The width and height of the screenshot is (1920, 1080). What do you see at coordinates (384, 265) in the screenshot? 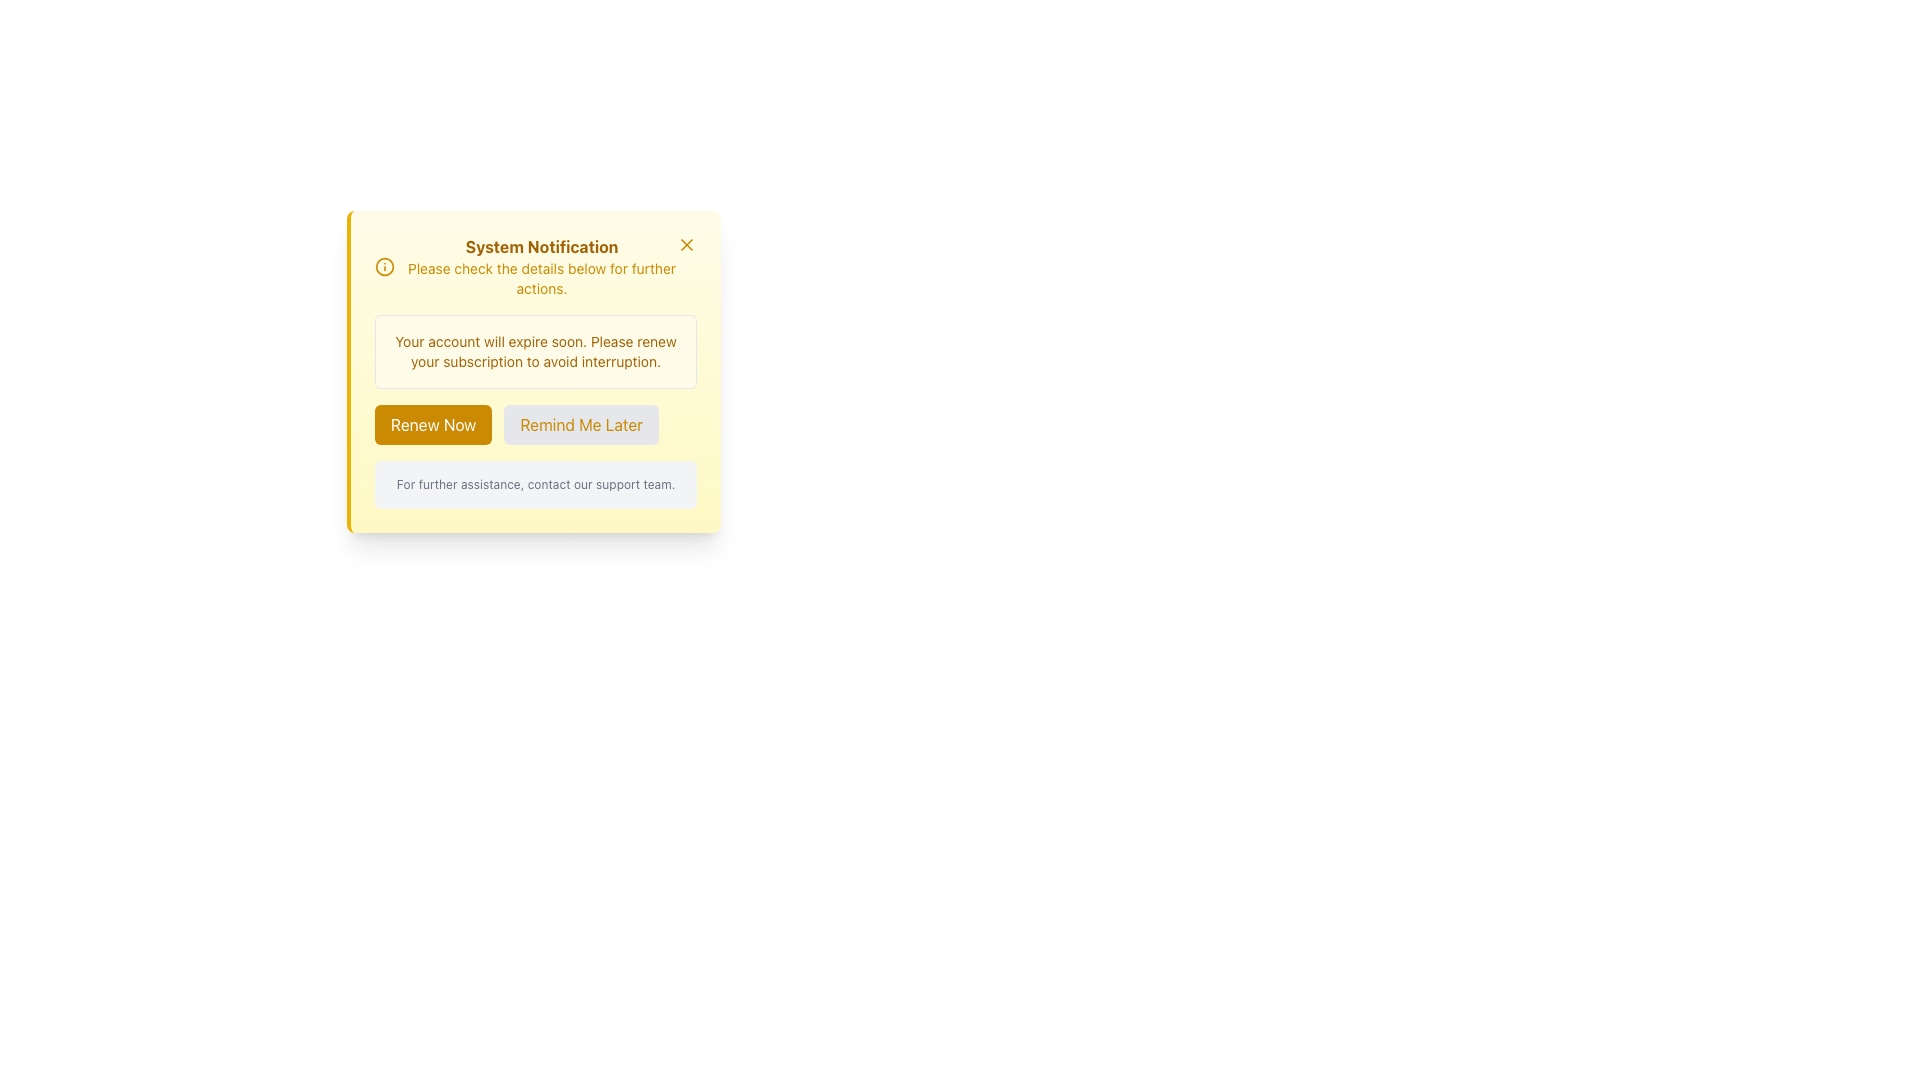
I see `the Icon located at the top-left region of the notification panel next to 'System Notification'` at bounding box center [384, 265].